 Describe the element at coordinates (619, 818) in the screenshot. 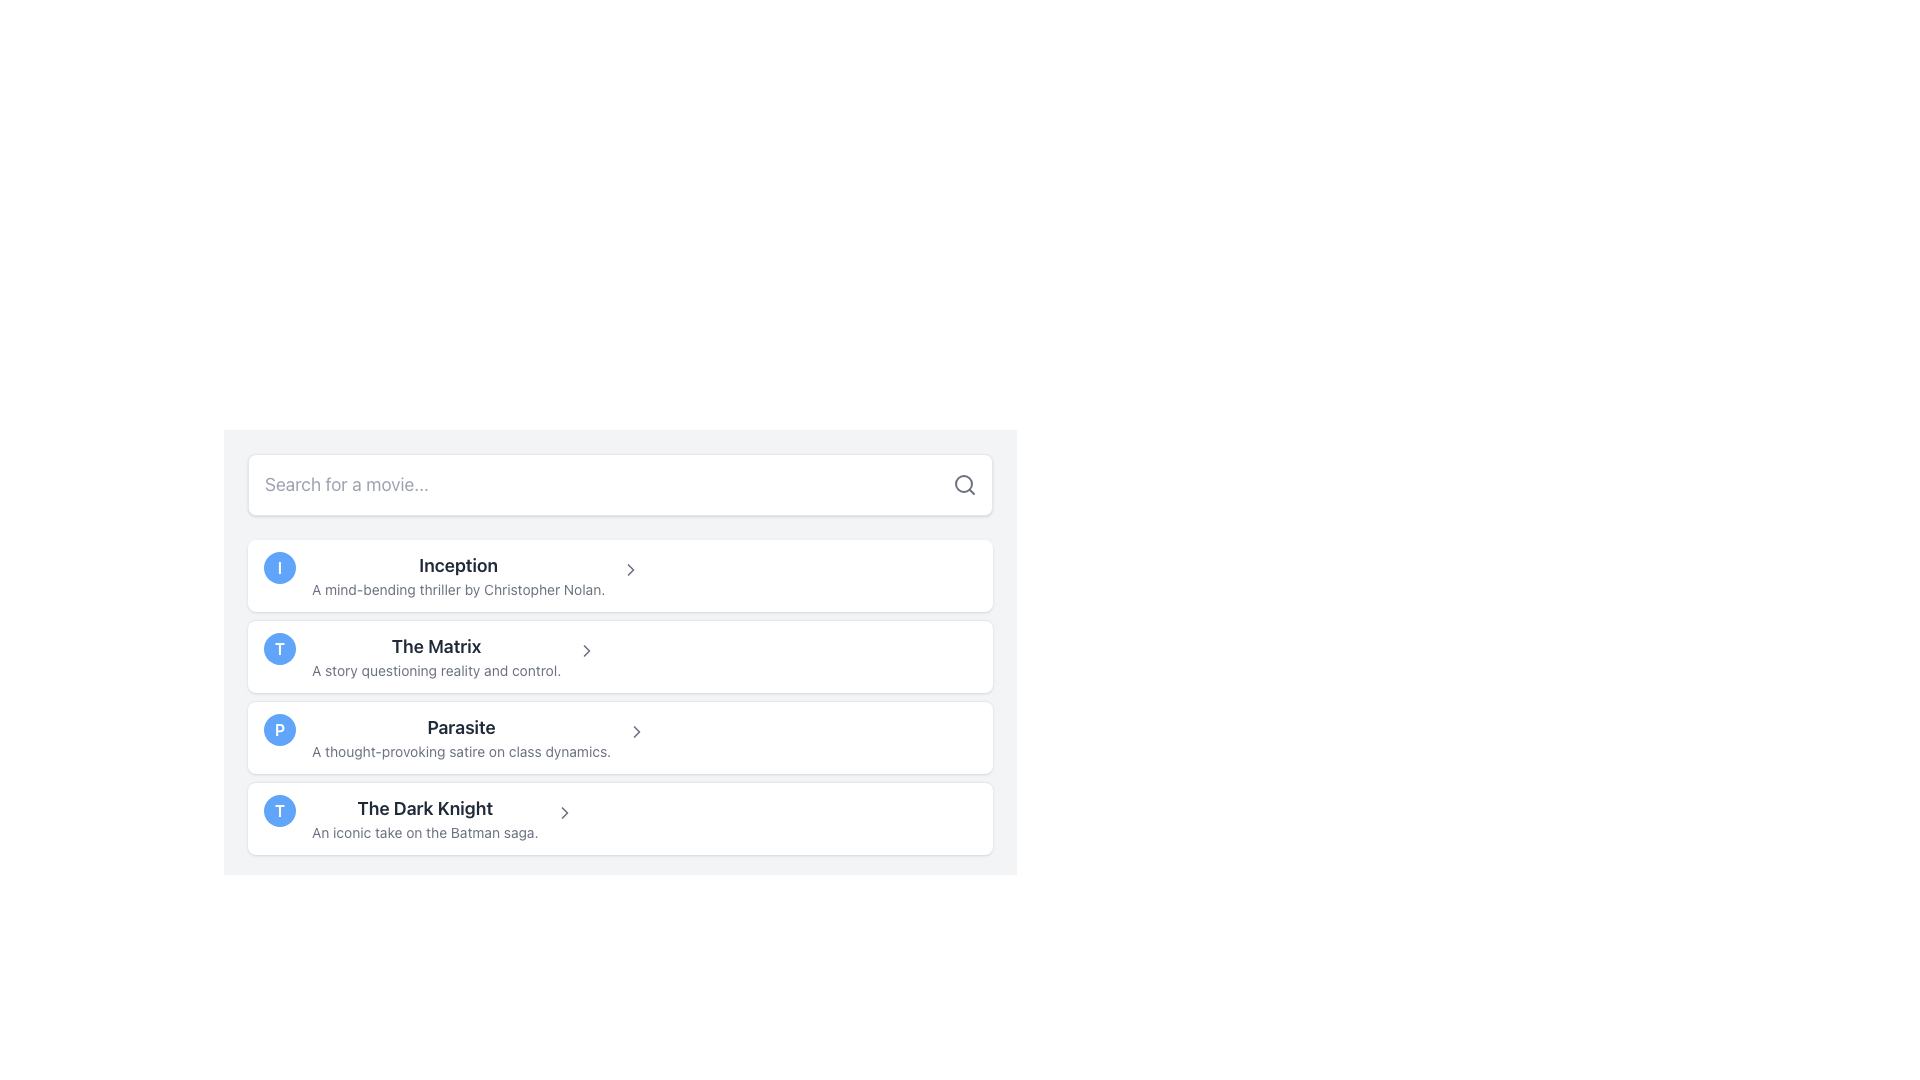

I see `the fourth list item representing 'The Dark Knight', which is positioned at the bottom of the visible portion of the list` at that location.